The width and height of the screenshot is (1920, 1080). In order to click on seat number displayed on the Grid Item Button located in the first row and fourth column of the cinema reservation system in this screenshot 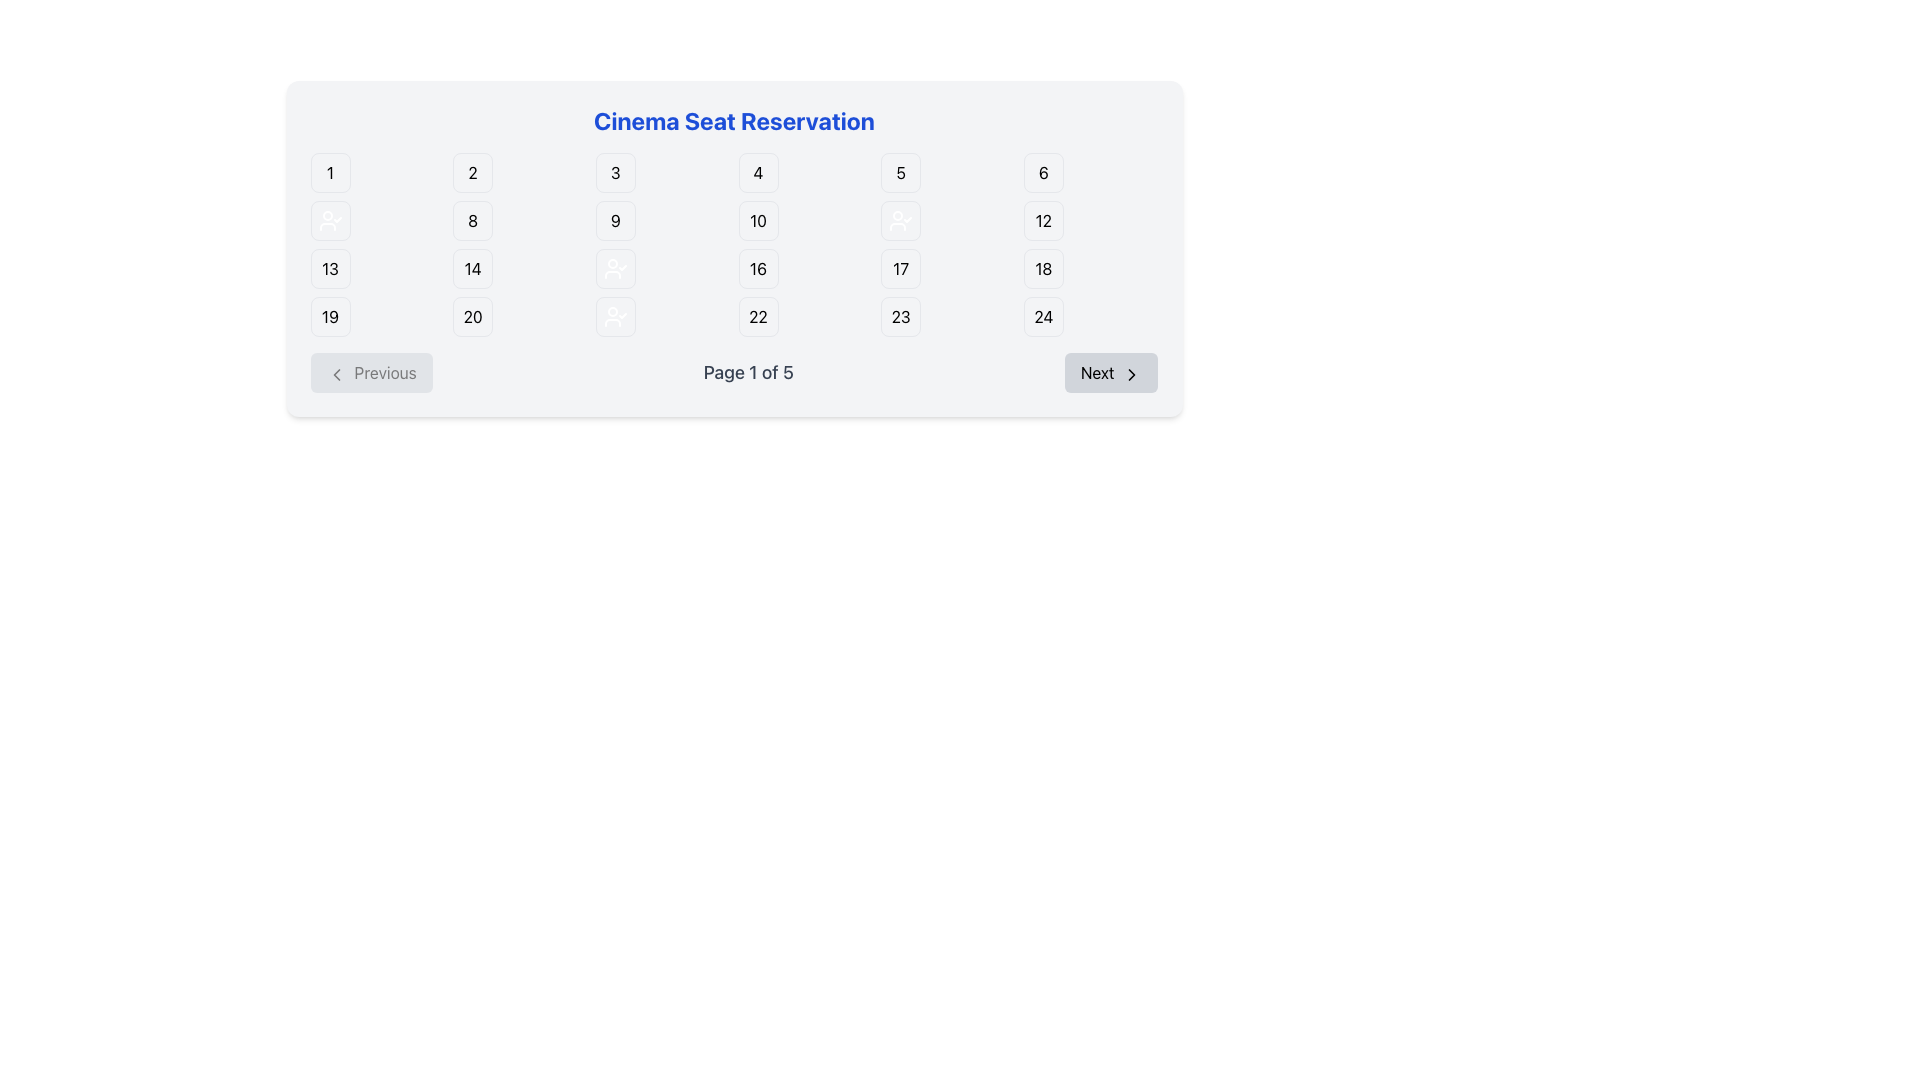, I will do `click(757, 172)`.